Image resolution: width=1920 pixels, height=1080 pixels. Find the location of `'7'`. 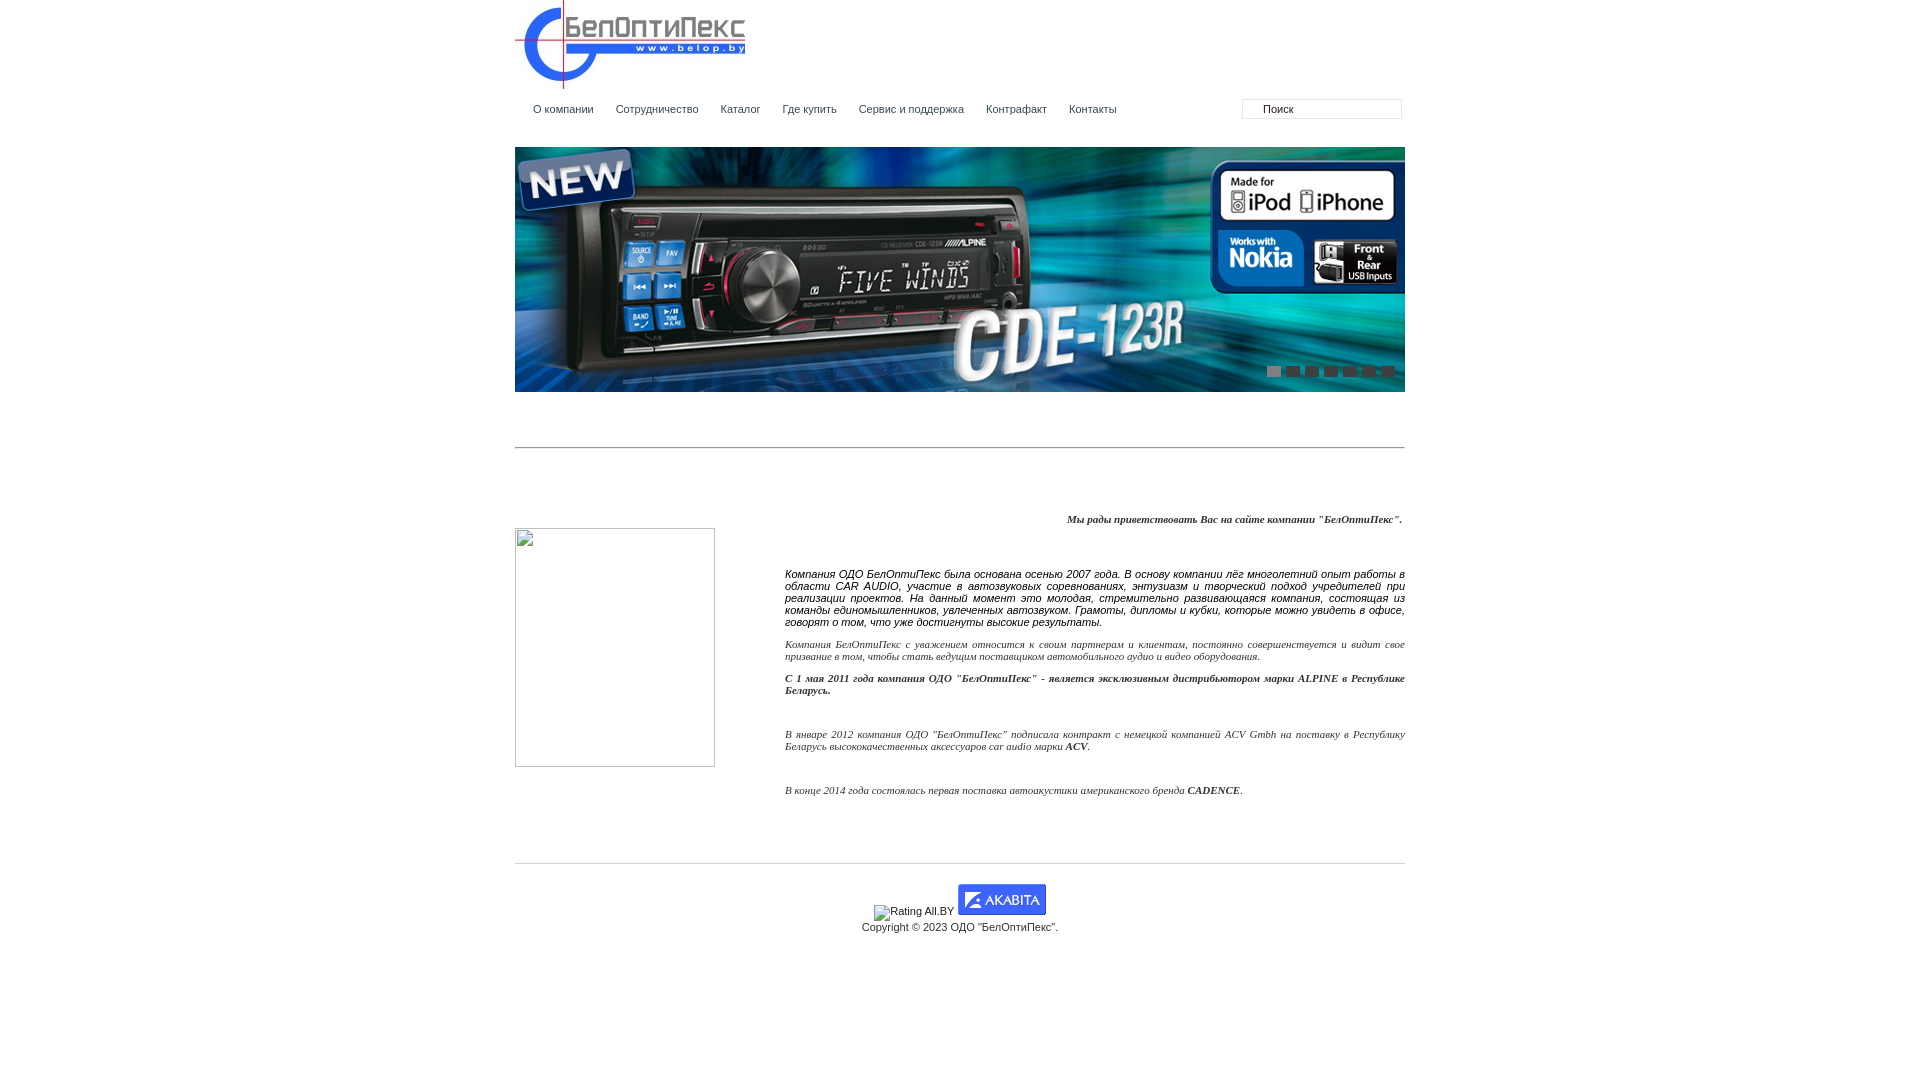

'7' is located at coordinates (1380, 371).